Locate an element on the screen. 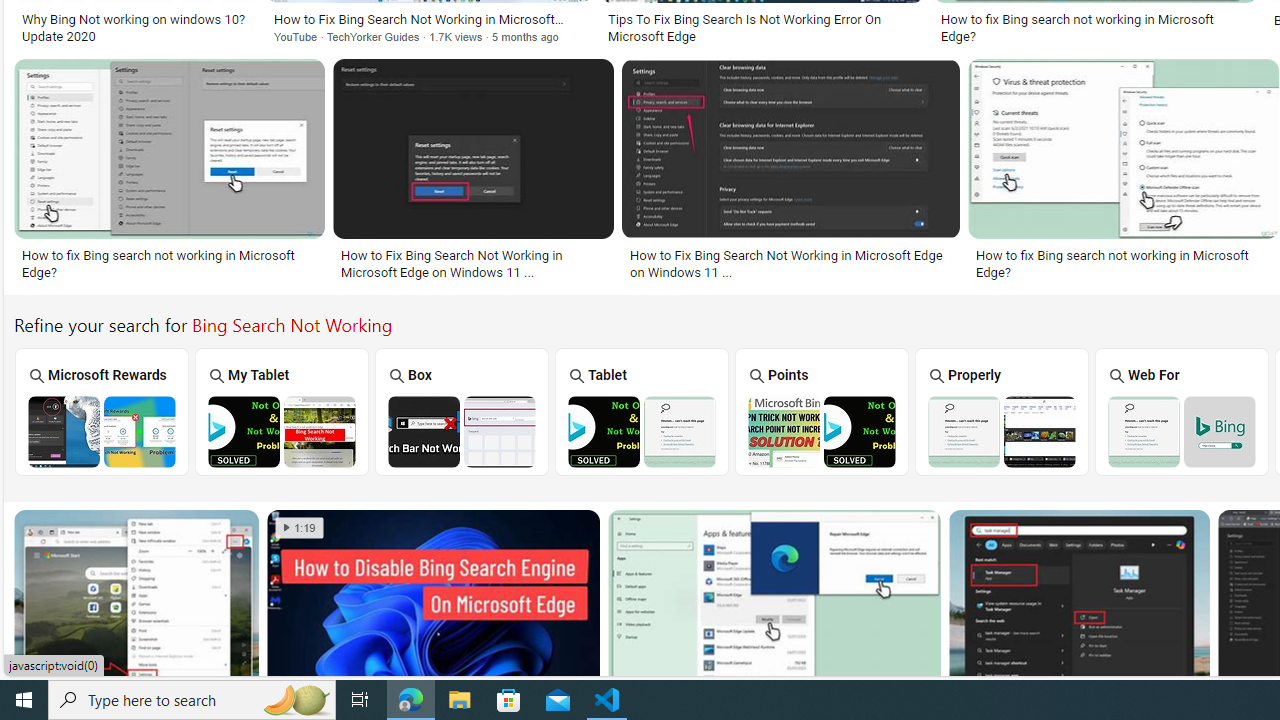 This screenshot has height=720, width=1280. 'My Tablet' is located at coordinates (281, 410).